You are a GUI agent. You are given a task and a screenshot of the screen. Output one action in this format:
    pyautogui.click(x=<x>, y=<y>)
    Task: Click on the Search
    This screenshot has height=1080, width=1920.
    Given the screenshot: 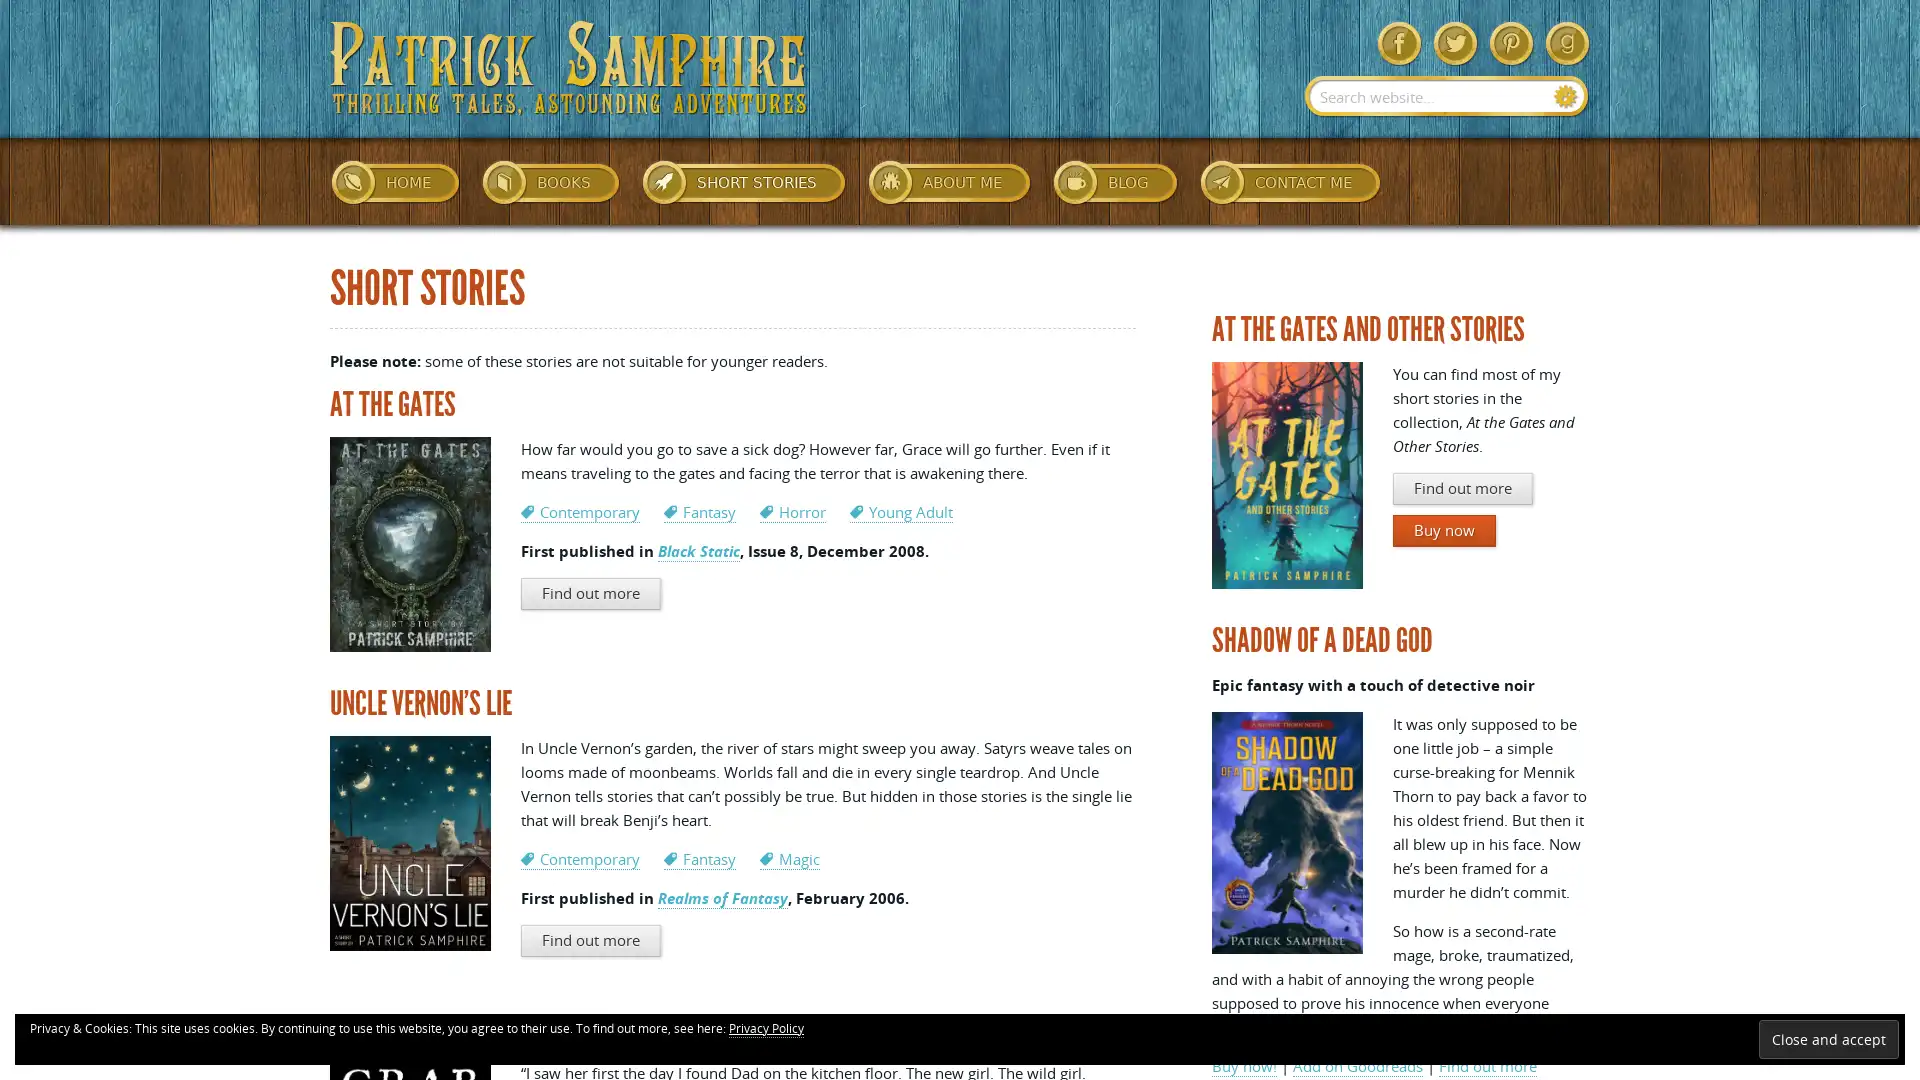 What is the action you would take?
    pyautogui.click(x=1565, y=96)
    